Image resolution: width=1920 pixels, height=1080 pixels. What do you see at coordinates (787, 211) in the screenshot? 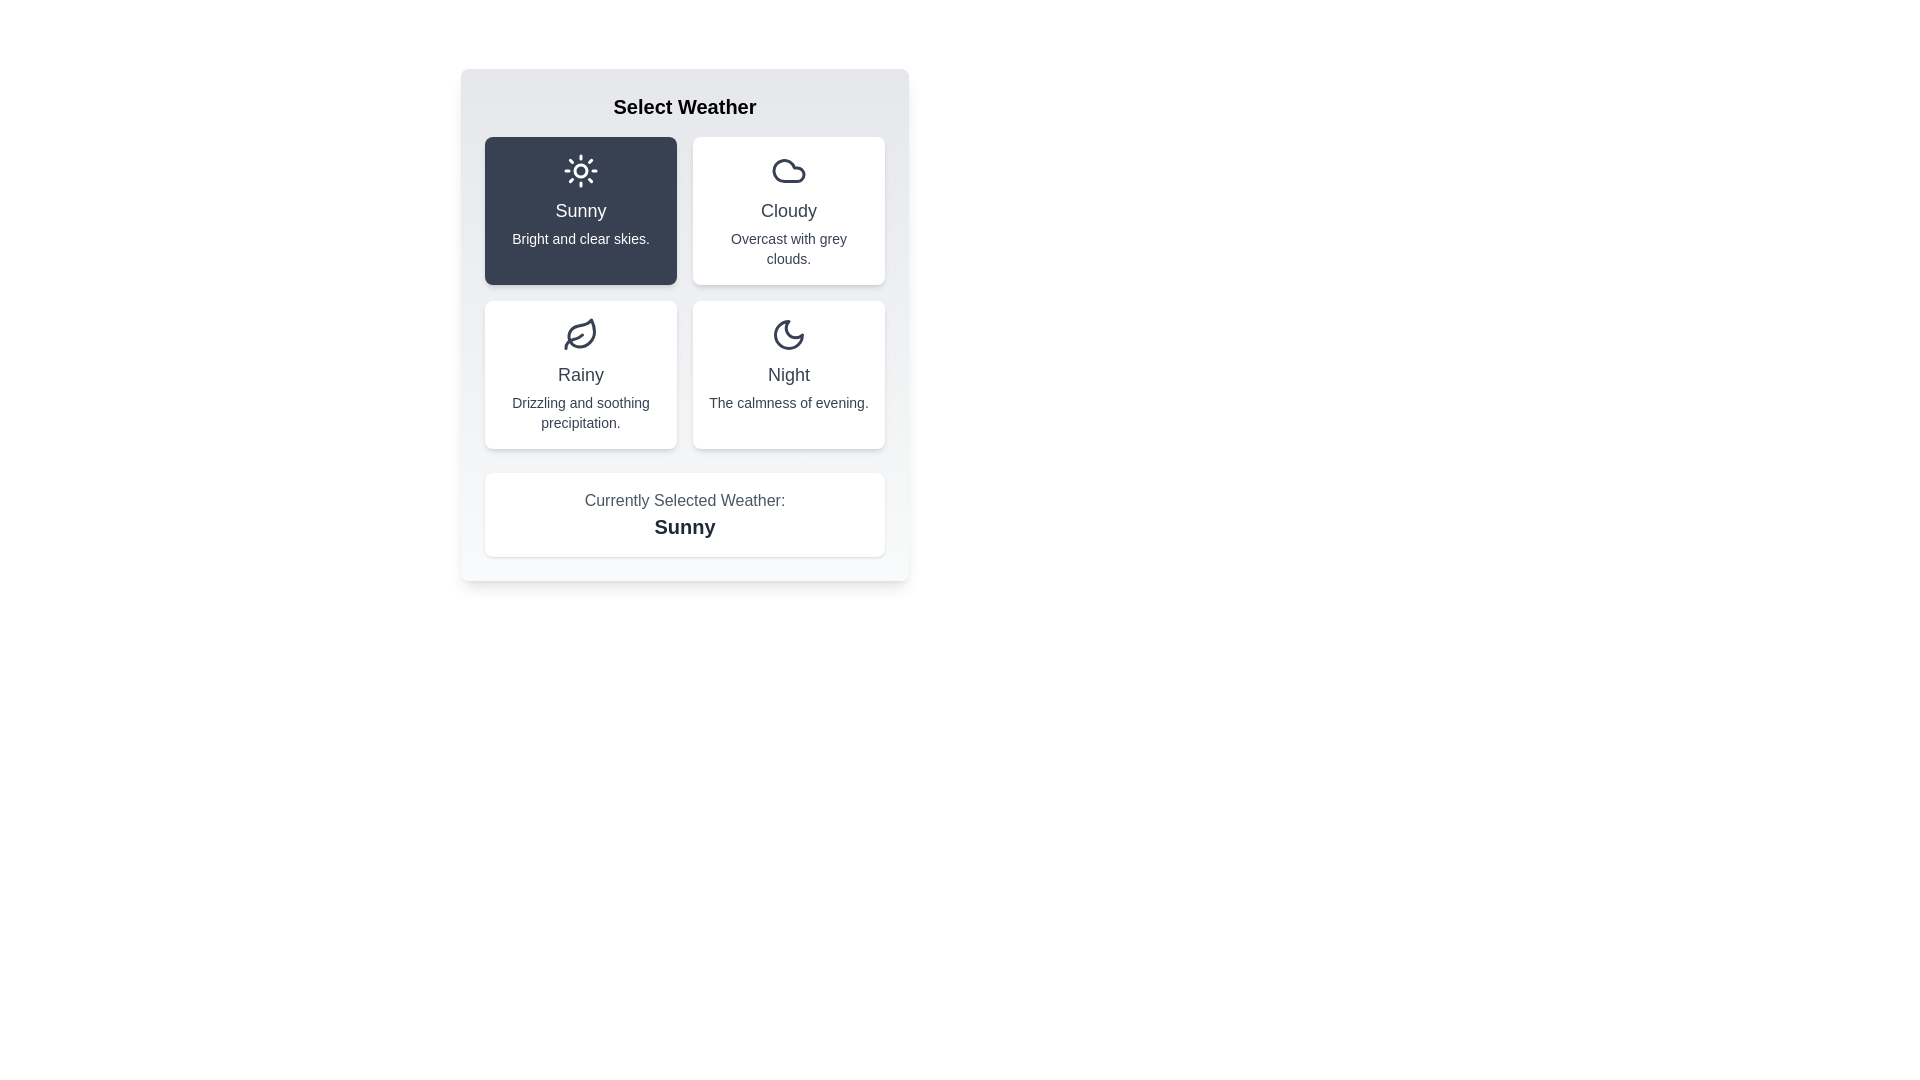
I see `the weather type Cloudy by clicking on its corresponding button` at bounding box center [787, 211].